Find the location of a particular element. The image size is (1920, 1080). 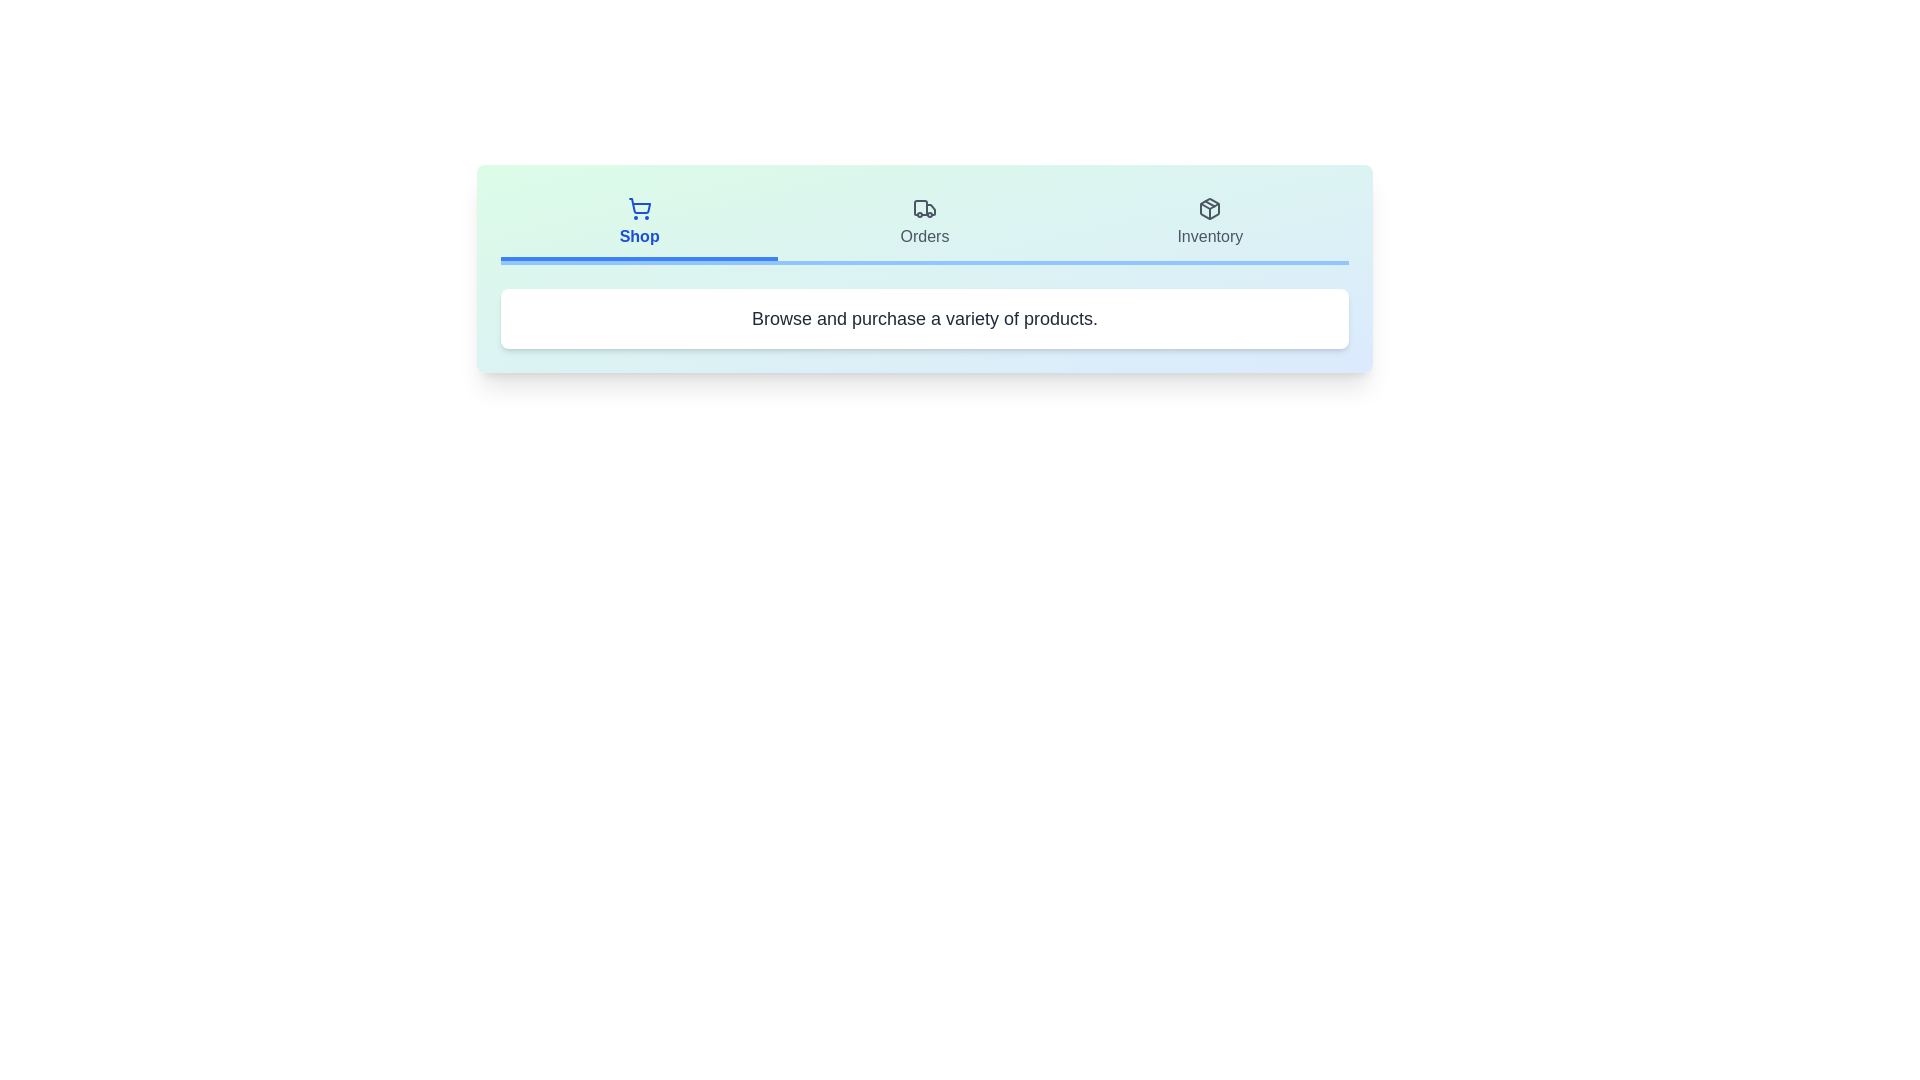

the Inventory tab is located at coordinates (1209, 224).